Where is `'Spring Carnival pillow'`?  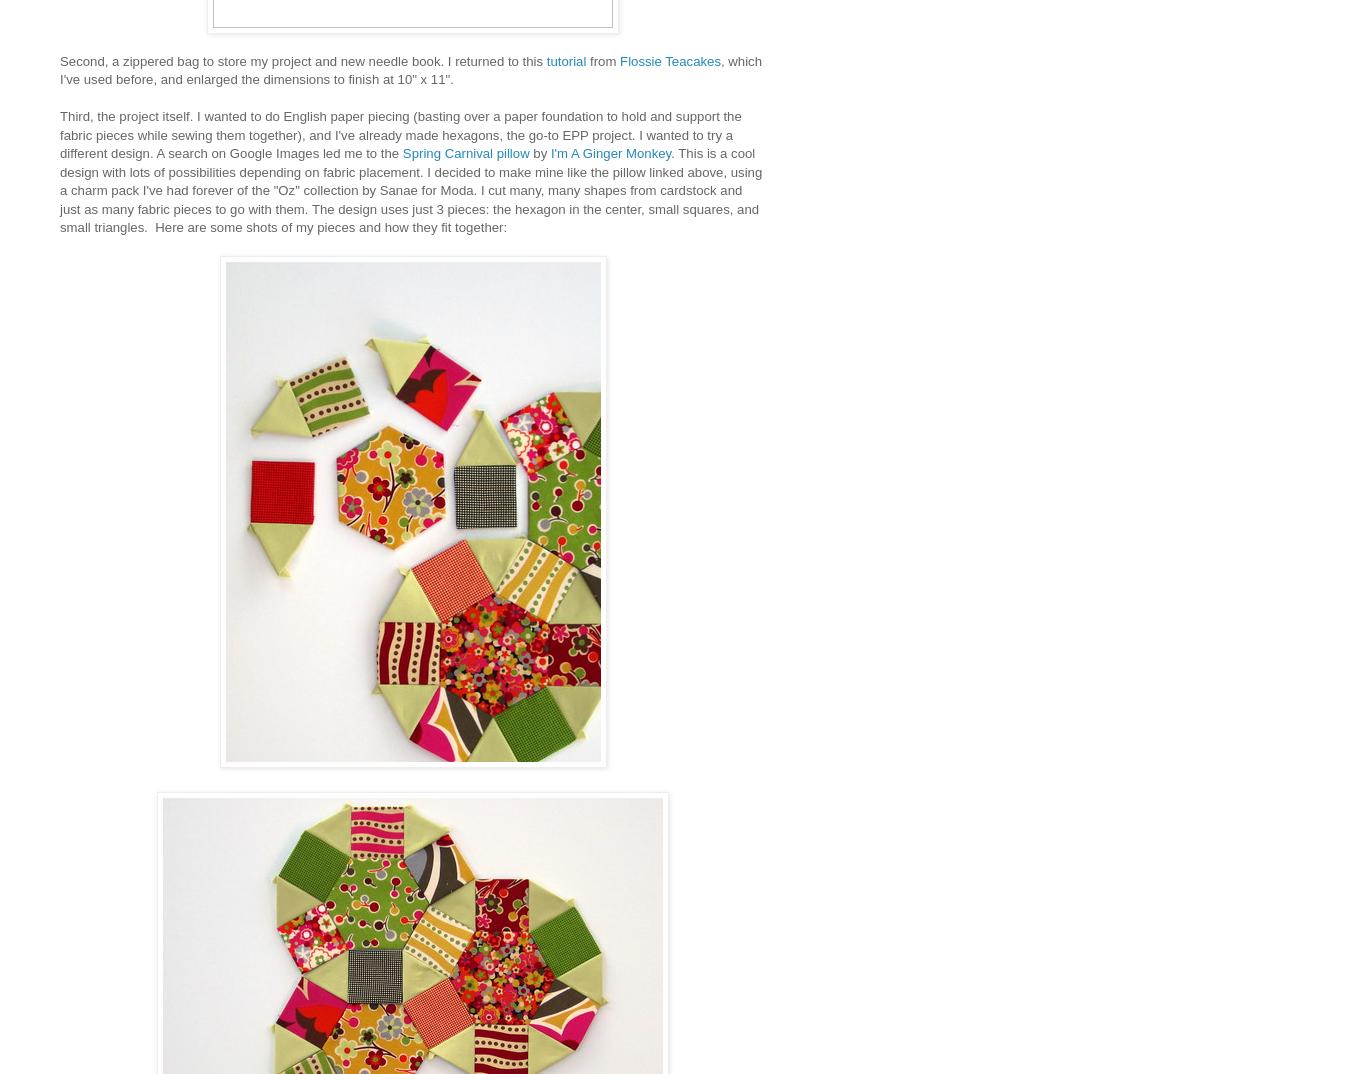 'Spring Carnival pillow' is located at coordinates (465, 152).